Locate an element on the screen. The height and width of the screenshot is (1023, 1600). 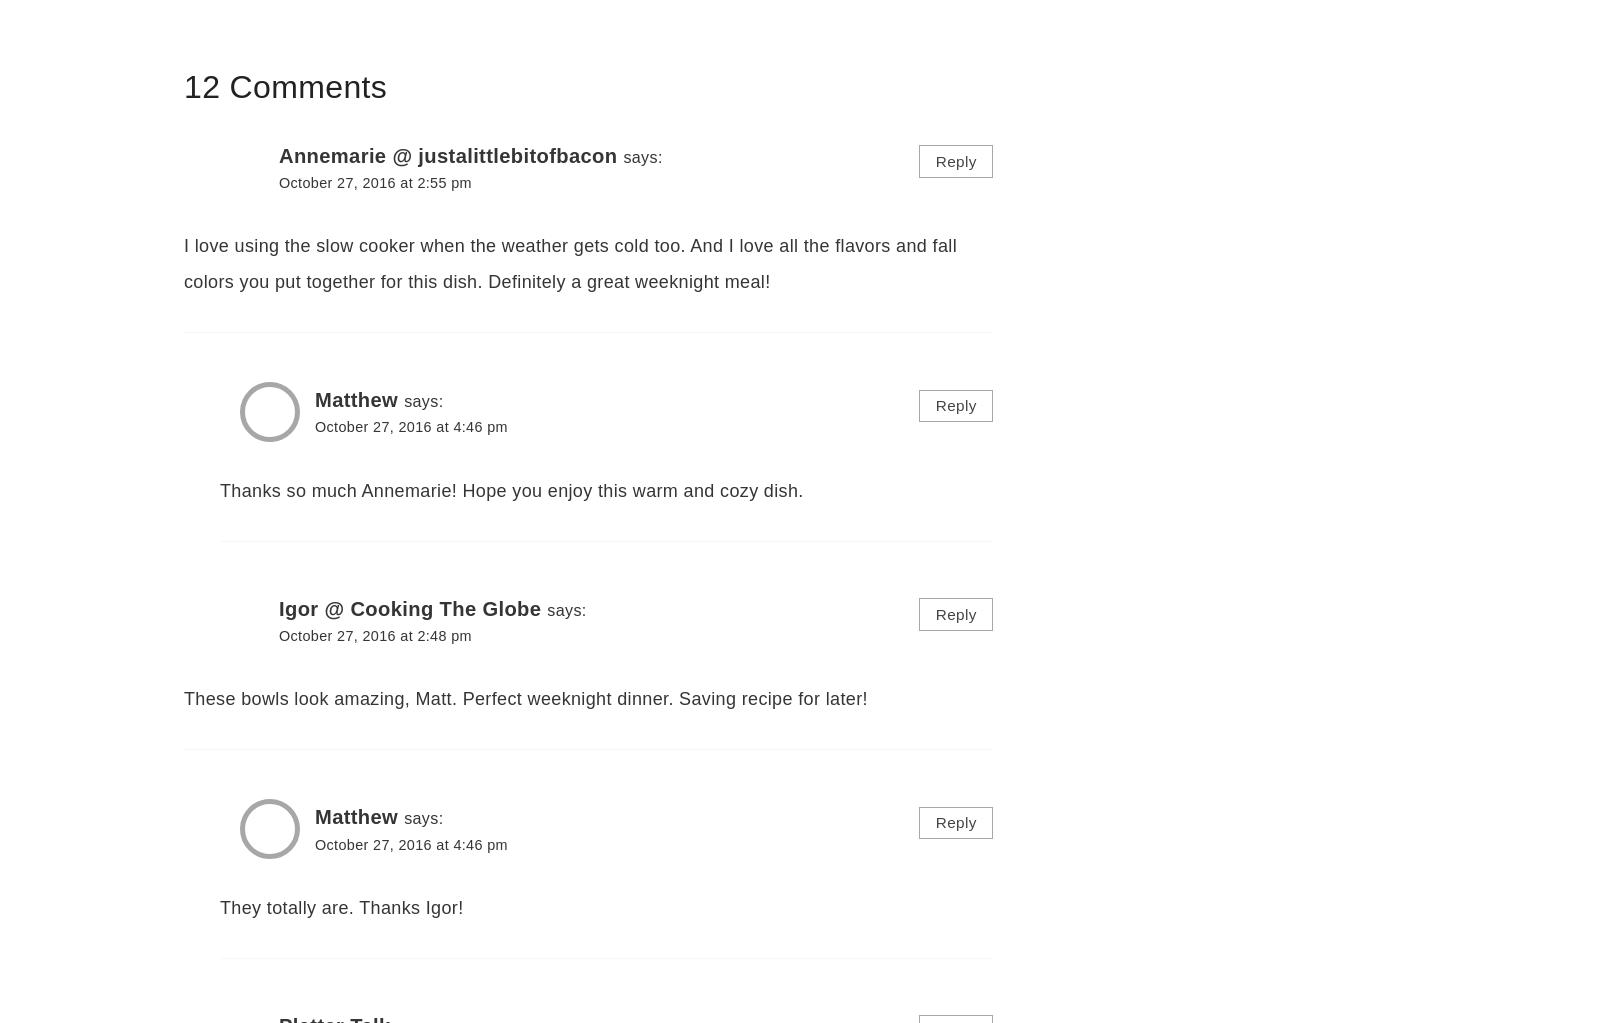
'12 Comments' is located at coordinates (183, 86).